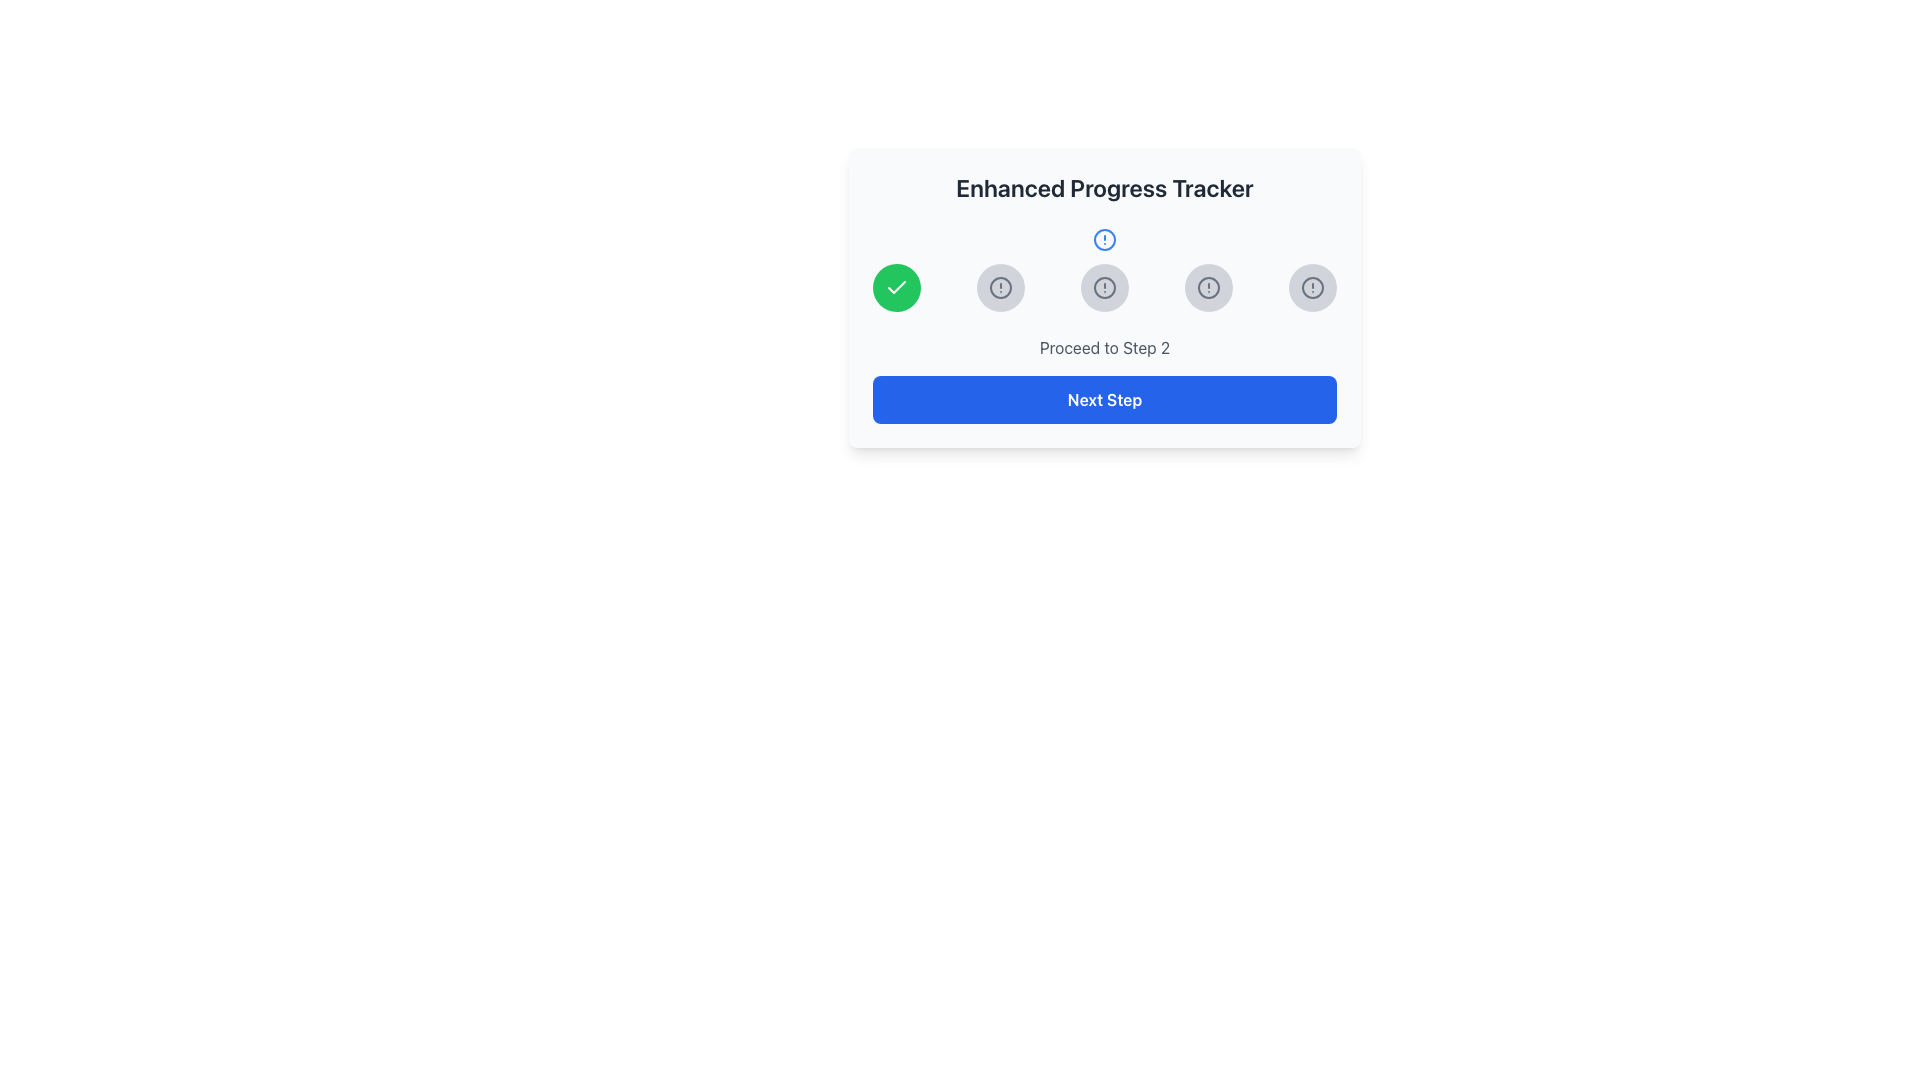 This screenshot has height=1080, width=1920. I want to click on the blue circular outline of the alert icon located under the label 'Enhanced Progress Tracker', so click(1103, 238).